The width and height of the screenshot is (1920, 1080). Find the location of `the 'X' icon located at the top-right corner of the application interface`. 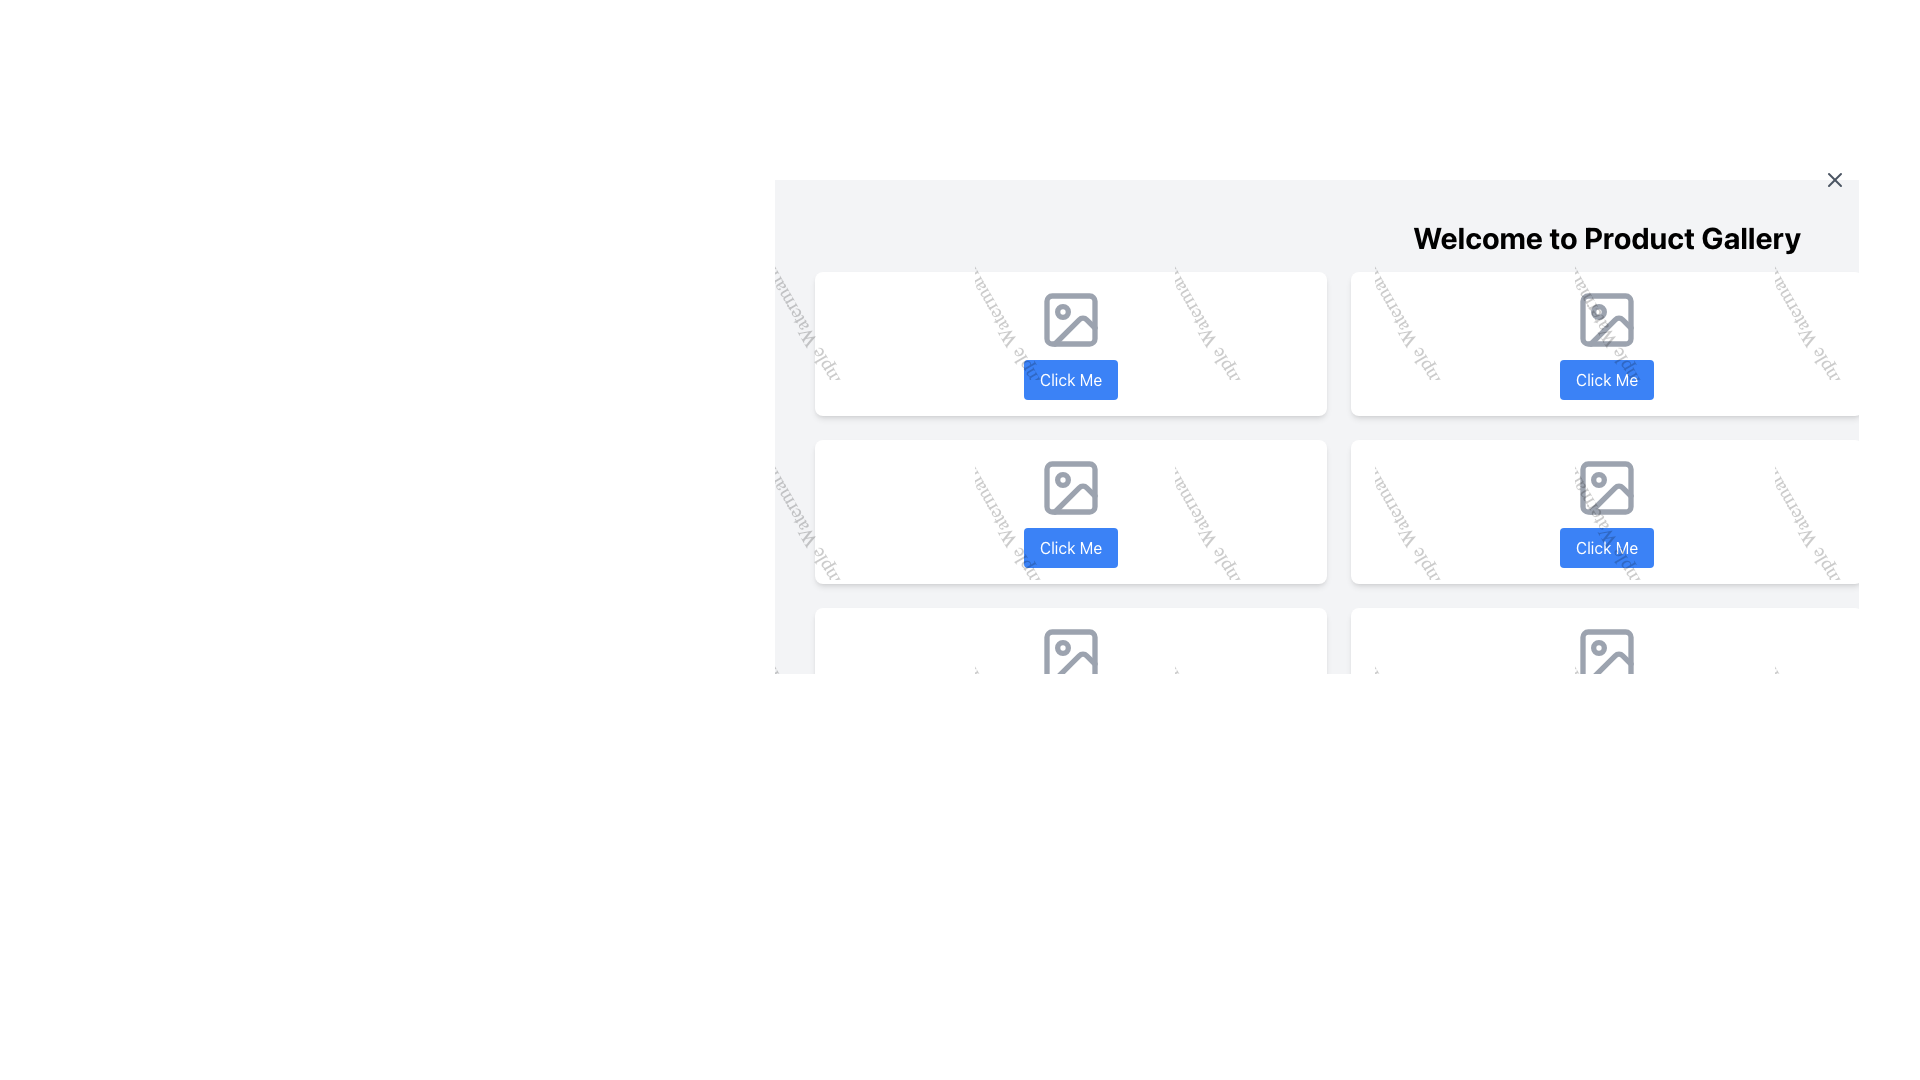

the 'X' icon located at the top-right corner of the application interface is located at coordinates (1834, 180).